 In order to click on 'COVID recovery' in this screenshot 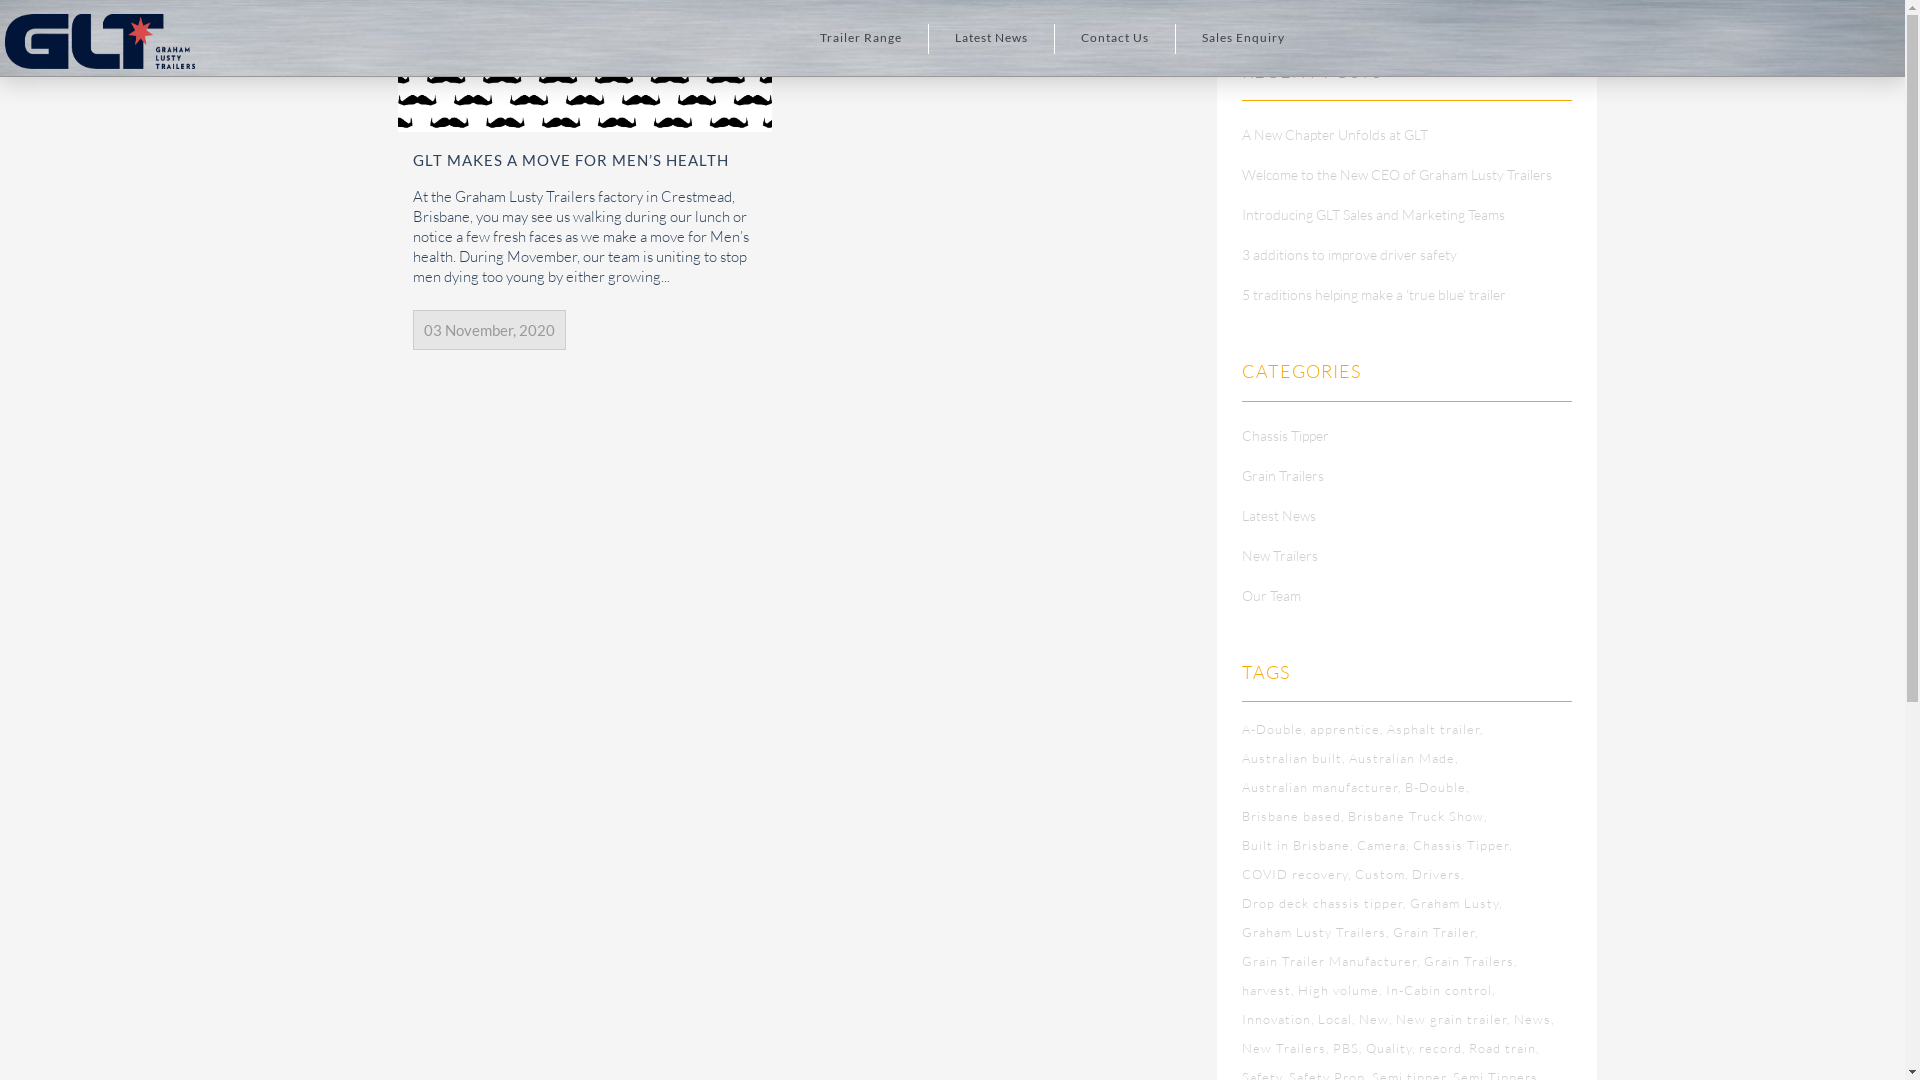, I will do `click(1241, 873)`.